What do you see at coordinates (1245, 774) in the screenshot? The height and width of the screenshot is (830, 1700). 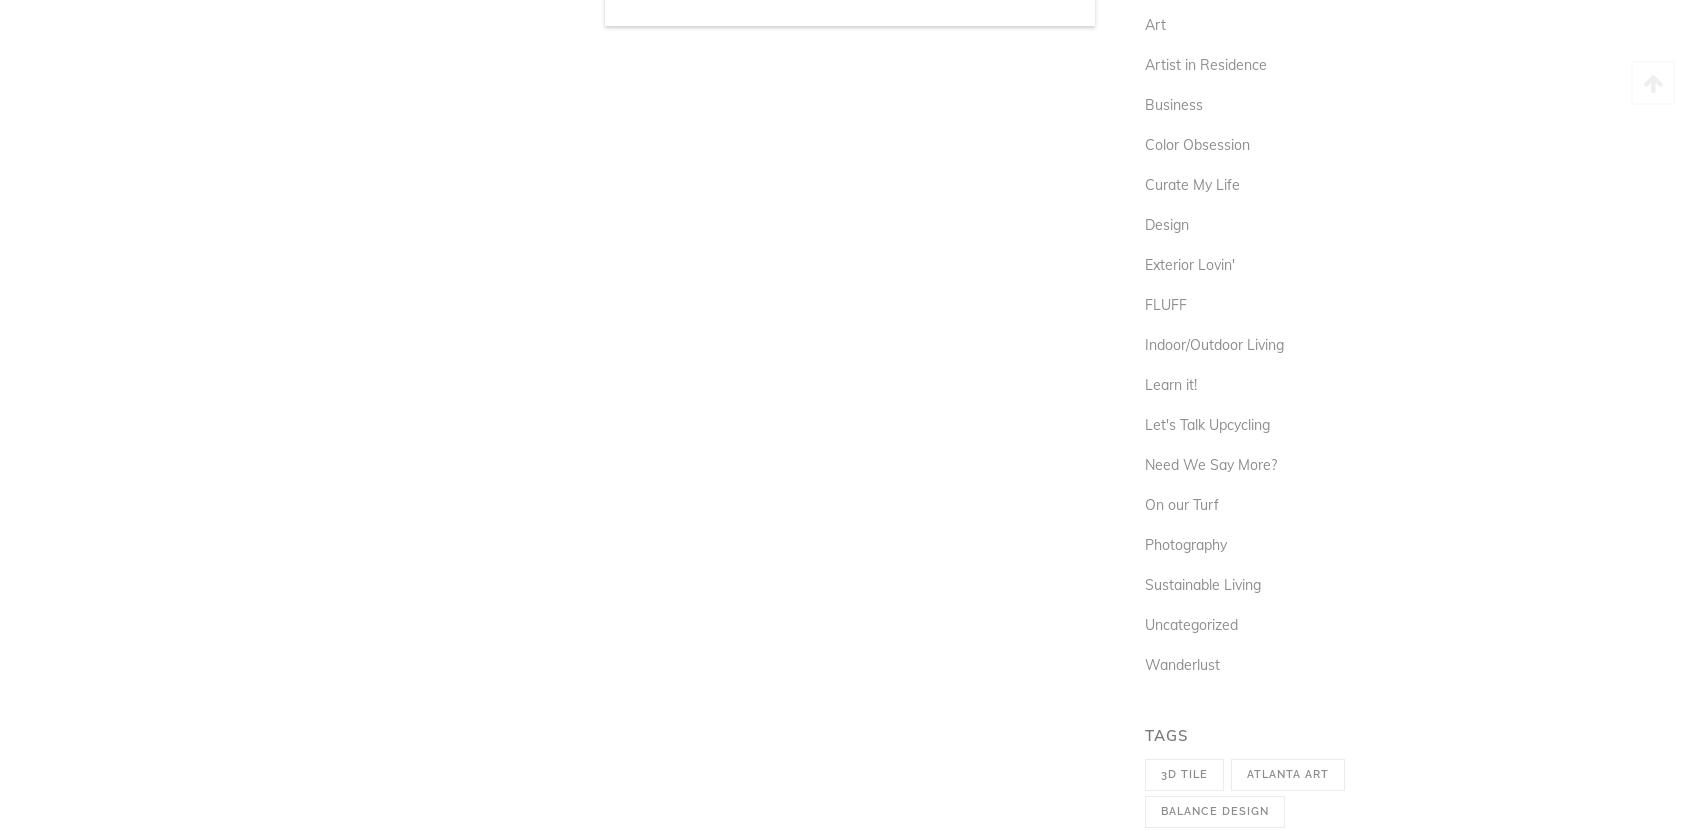 I see `'atlanta art'` at bounding box center [1245, 774].